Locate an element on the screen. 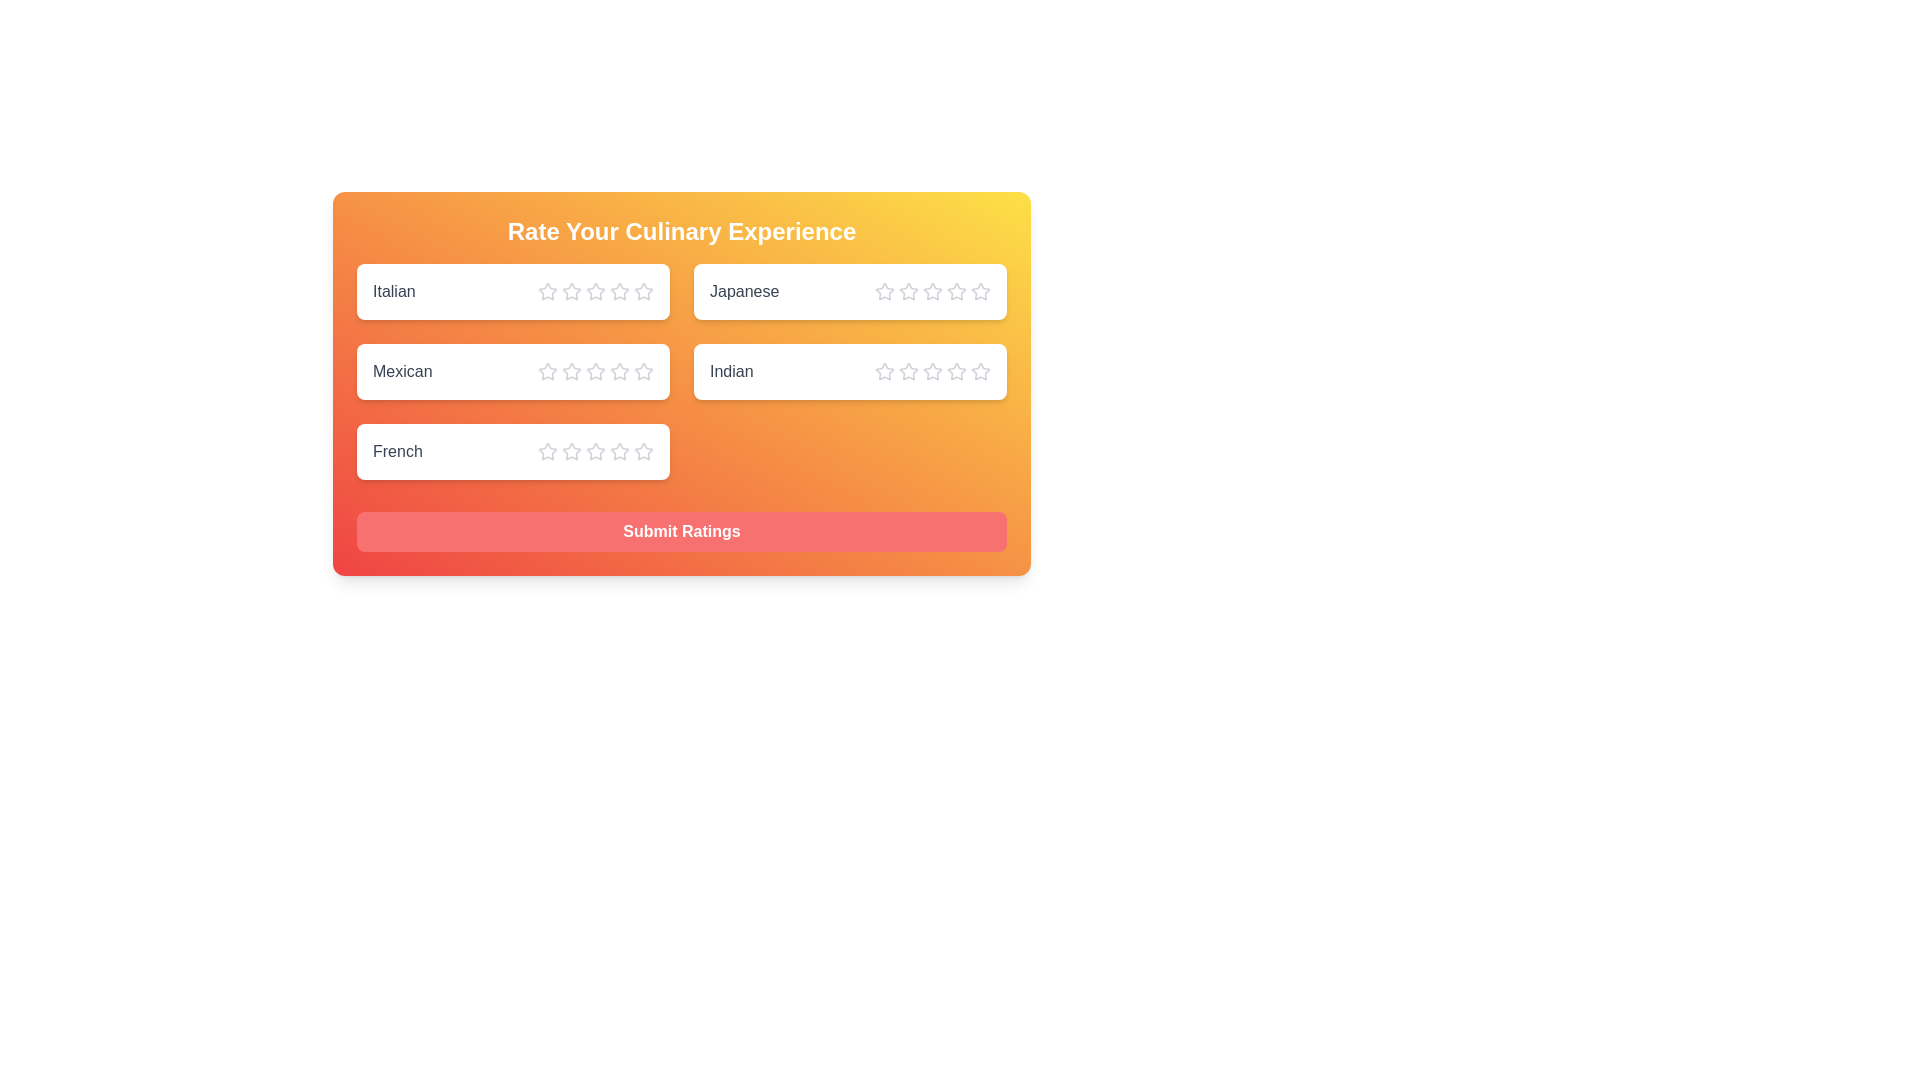 This screenshot has height=1080, width=1920. the star corresponding to the rating 5 for the cuisine Mexican is located at coordinates (643, 371).